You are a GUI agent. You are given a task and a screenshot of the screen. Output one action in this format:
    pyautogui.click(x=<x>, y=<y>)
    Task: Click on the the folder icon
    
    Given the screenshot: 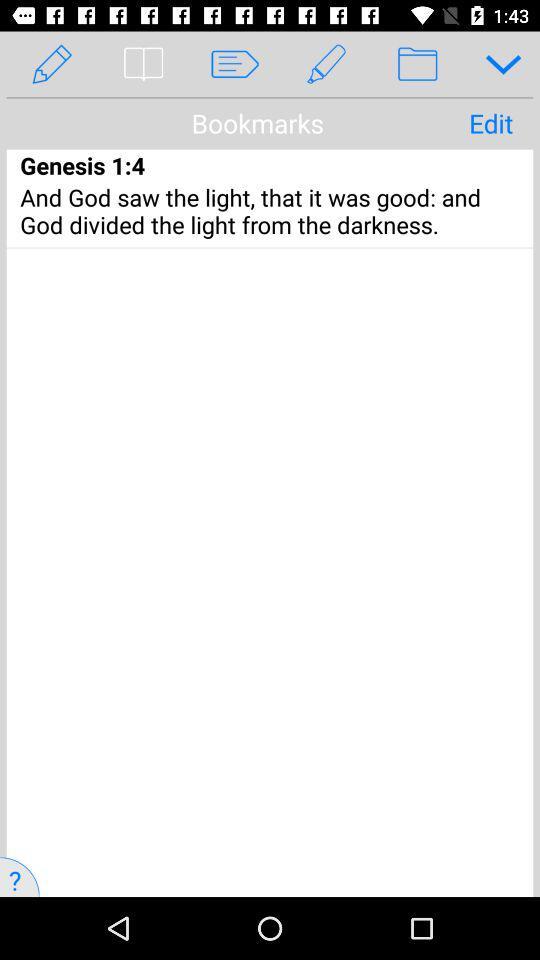 What is the action you would take?
    pyautogui.click(x=416, y=64)
    